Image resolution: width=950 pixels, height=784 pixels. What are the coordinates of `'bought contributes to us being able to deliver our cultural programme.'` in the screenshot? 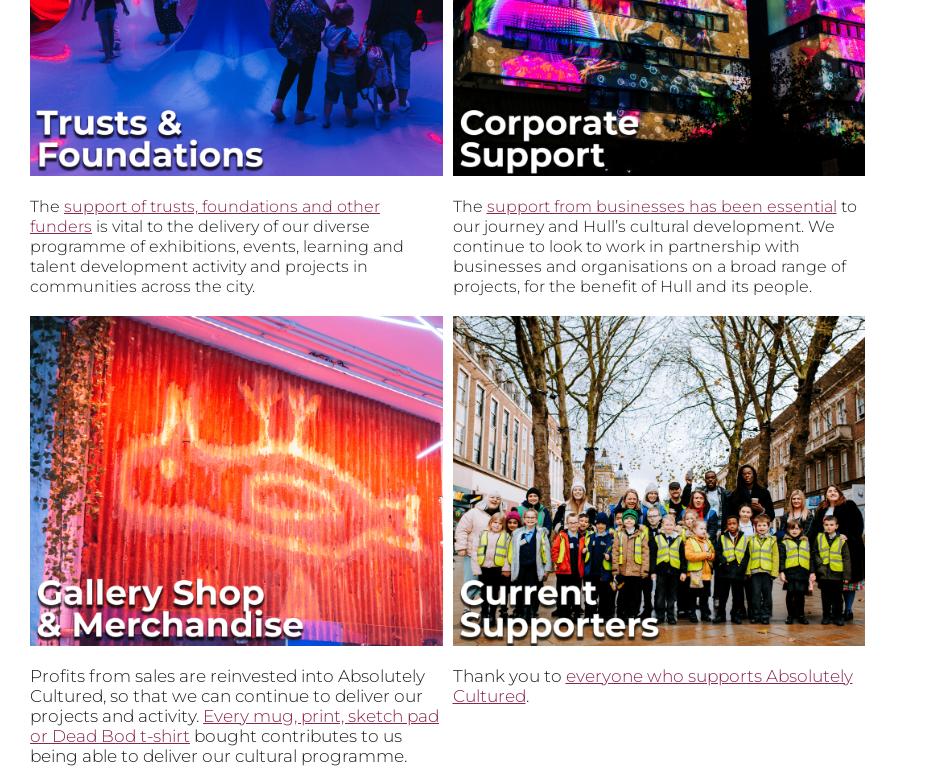 It's located at (218, 745).